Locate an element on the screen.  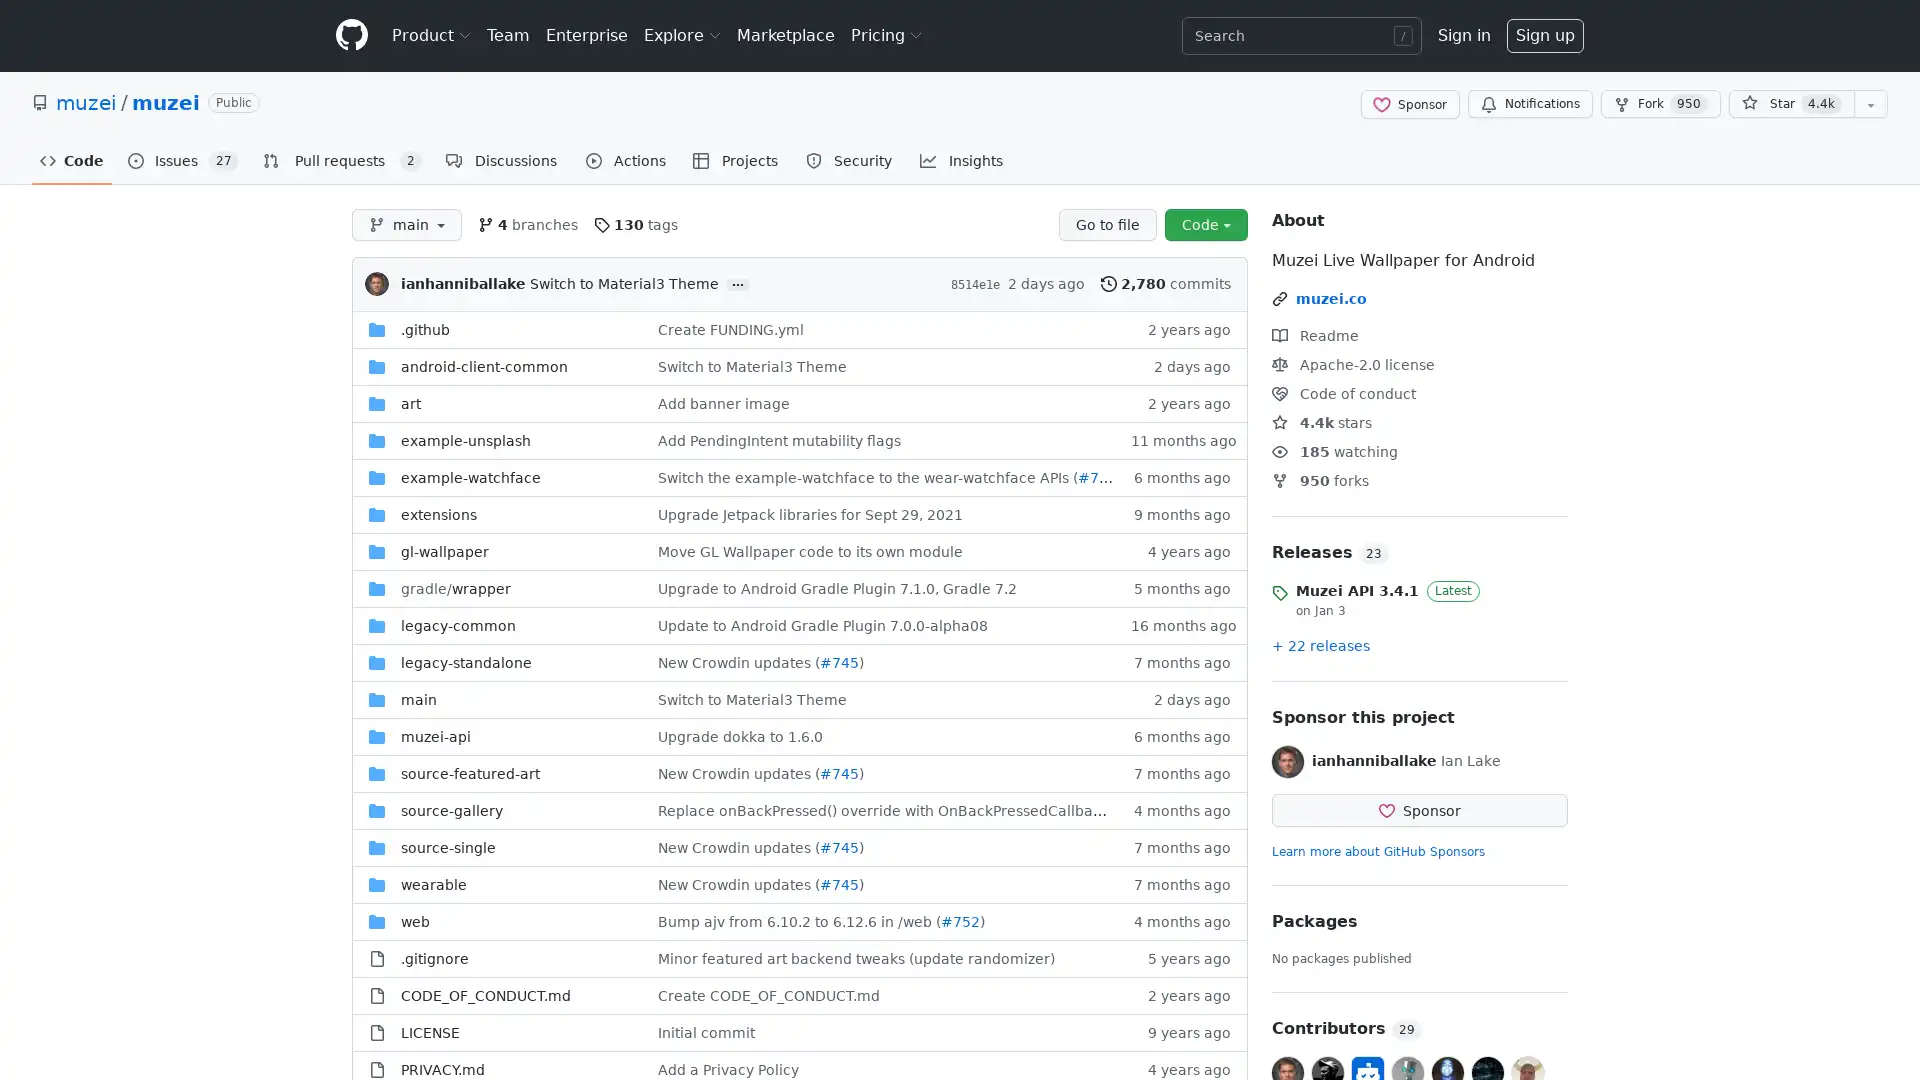
You must be signed in to add this repository to a list is located at coordinates (1870, 104).